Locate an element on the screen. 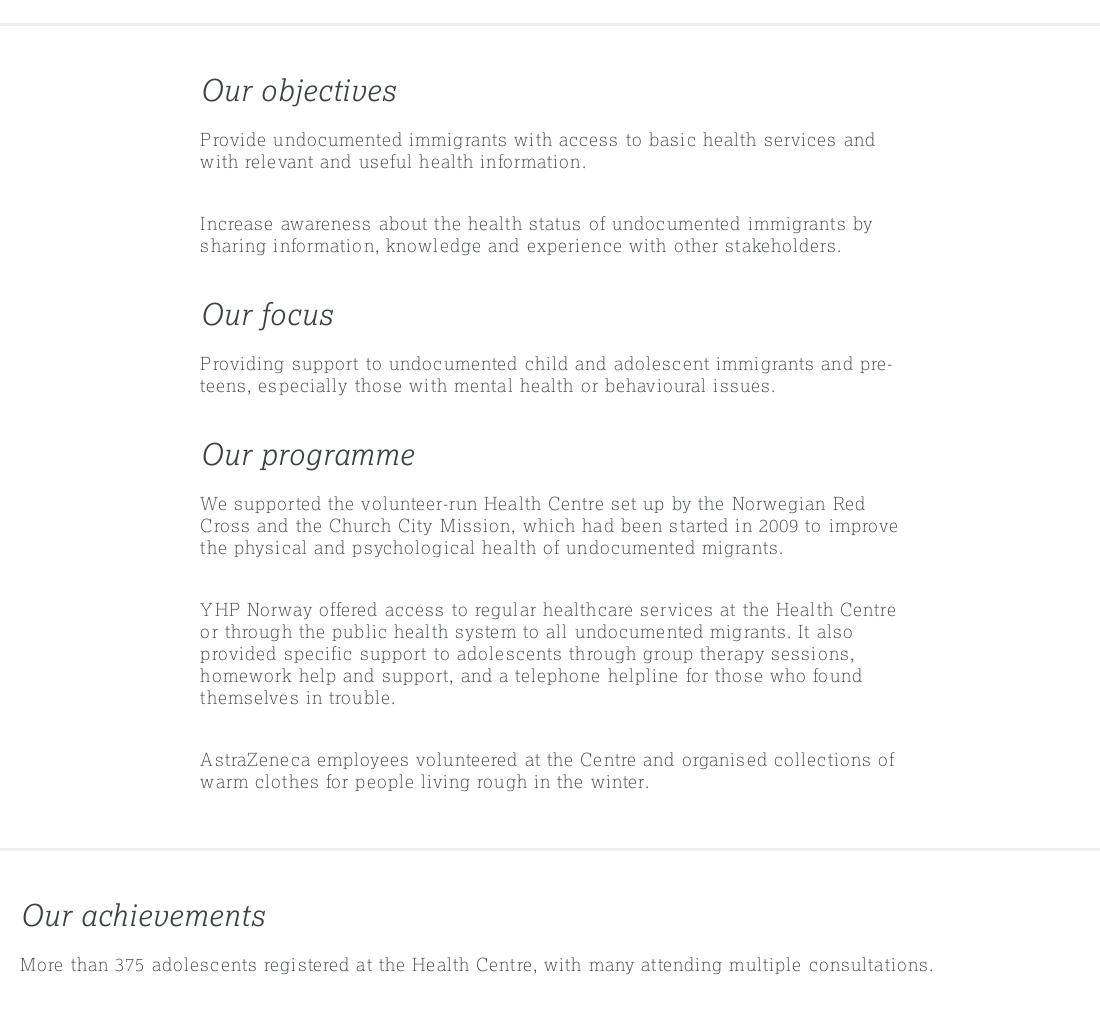 The image size is (1100, 1012). 'Increase awareness about the health status of undocumented immigrants by sharing information, knowledge and experience with other stakeholders.' is located at coordinates (536, 233).